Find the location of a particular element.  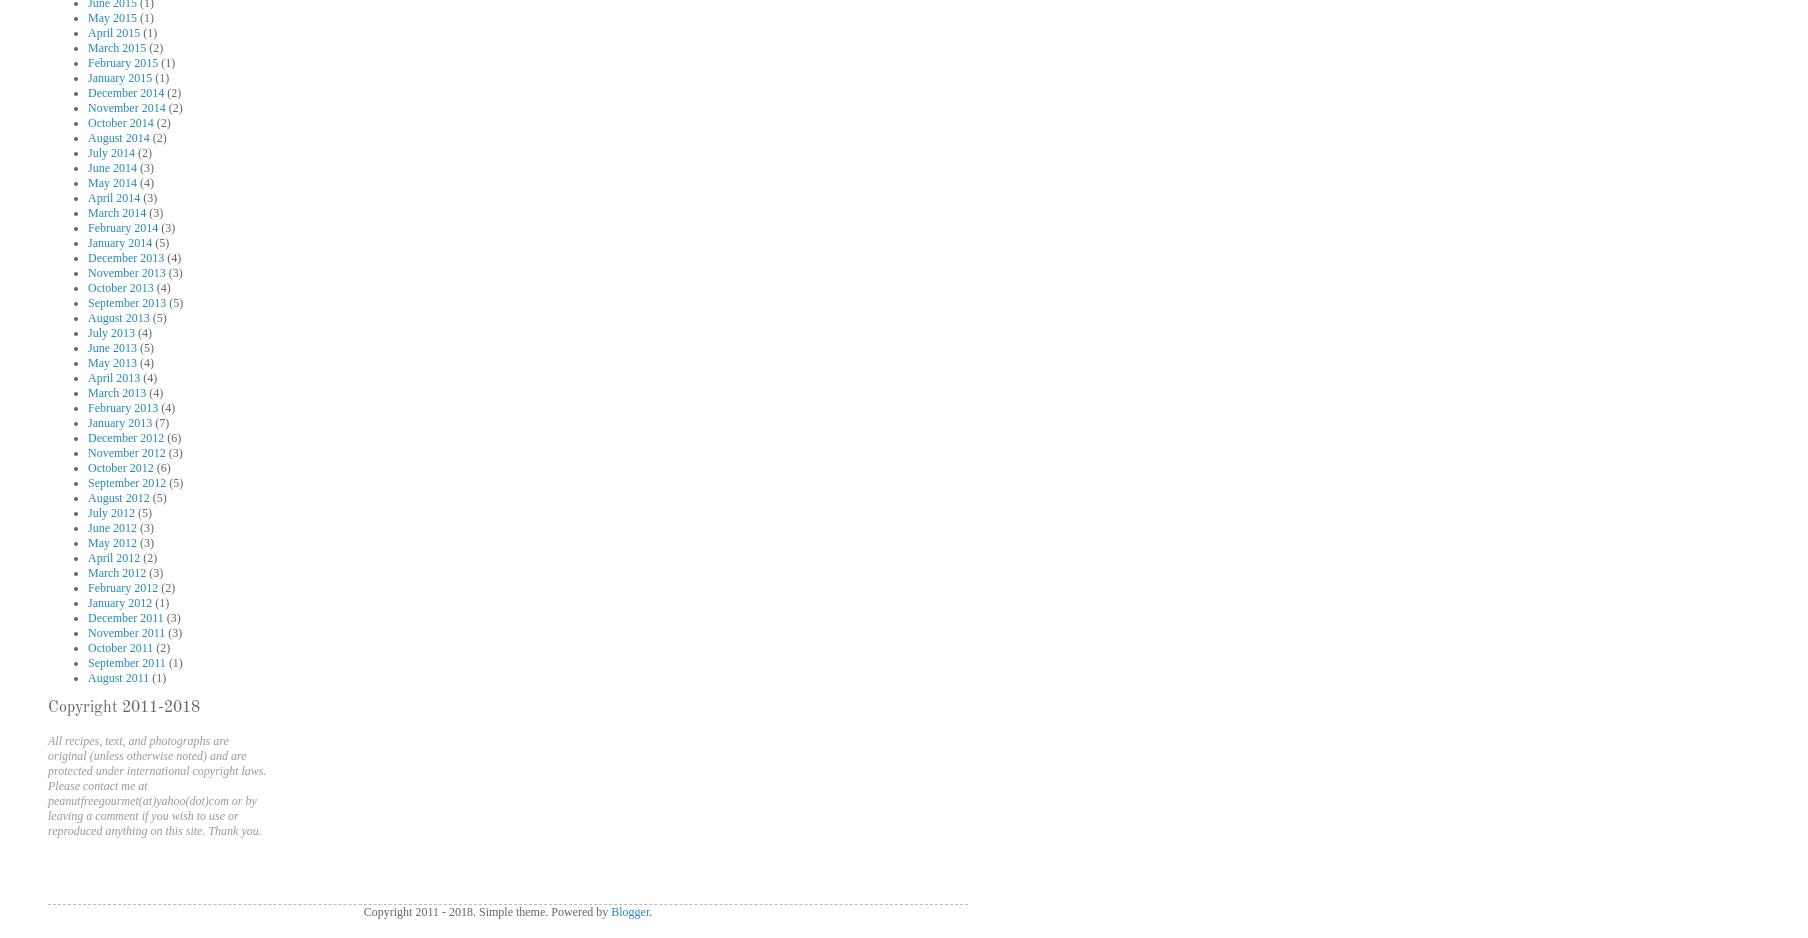

'July 2014' is located at coordinates (110, 152).